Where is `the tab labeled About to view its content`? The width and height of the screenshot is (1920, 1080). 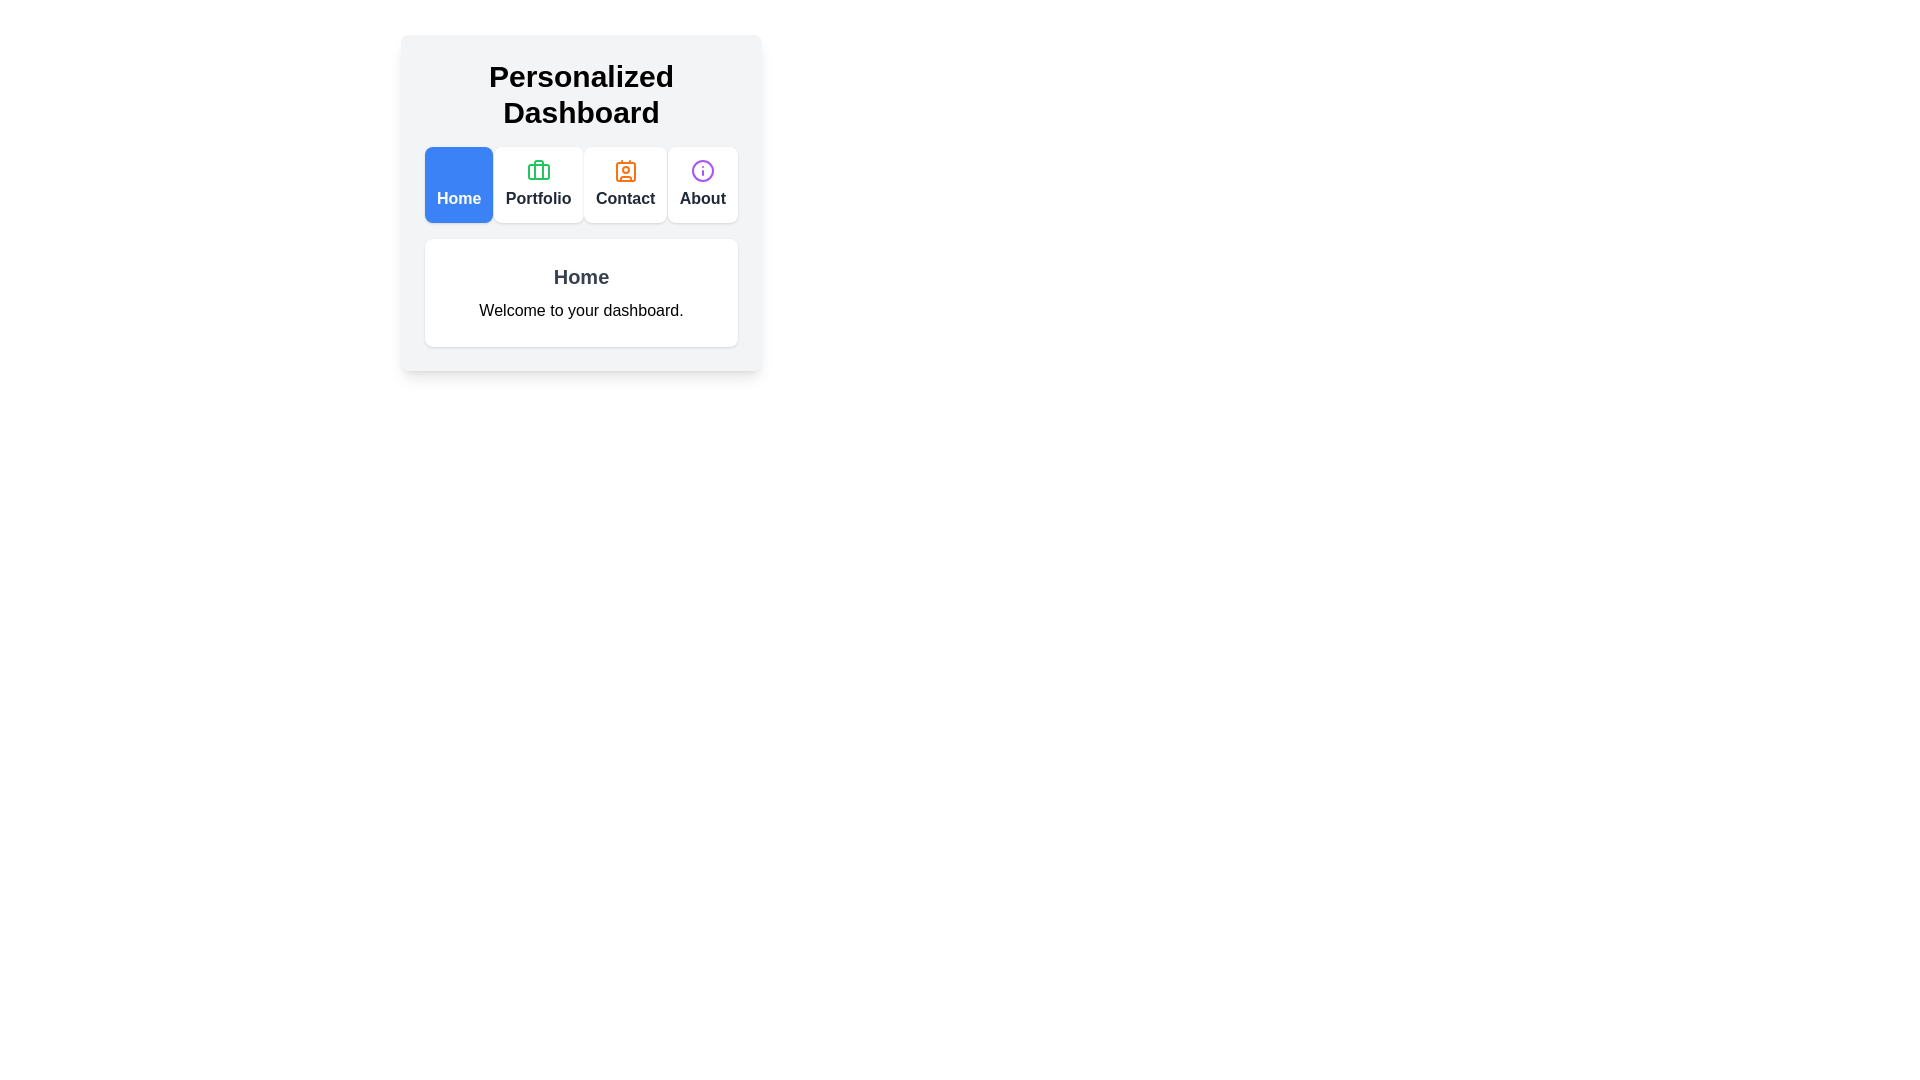 the tab labeled About to view its content is located at coordinates (701, 185).